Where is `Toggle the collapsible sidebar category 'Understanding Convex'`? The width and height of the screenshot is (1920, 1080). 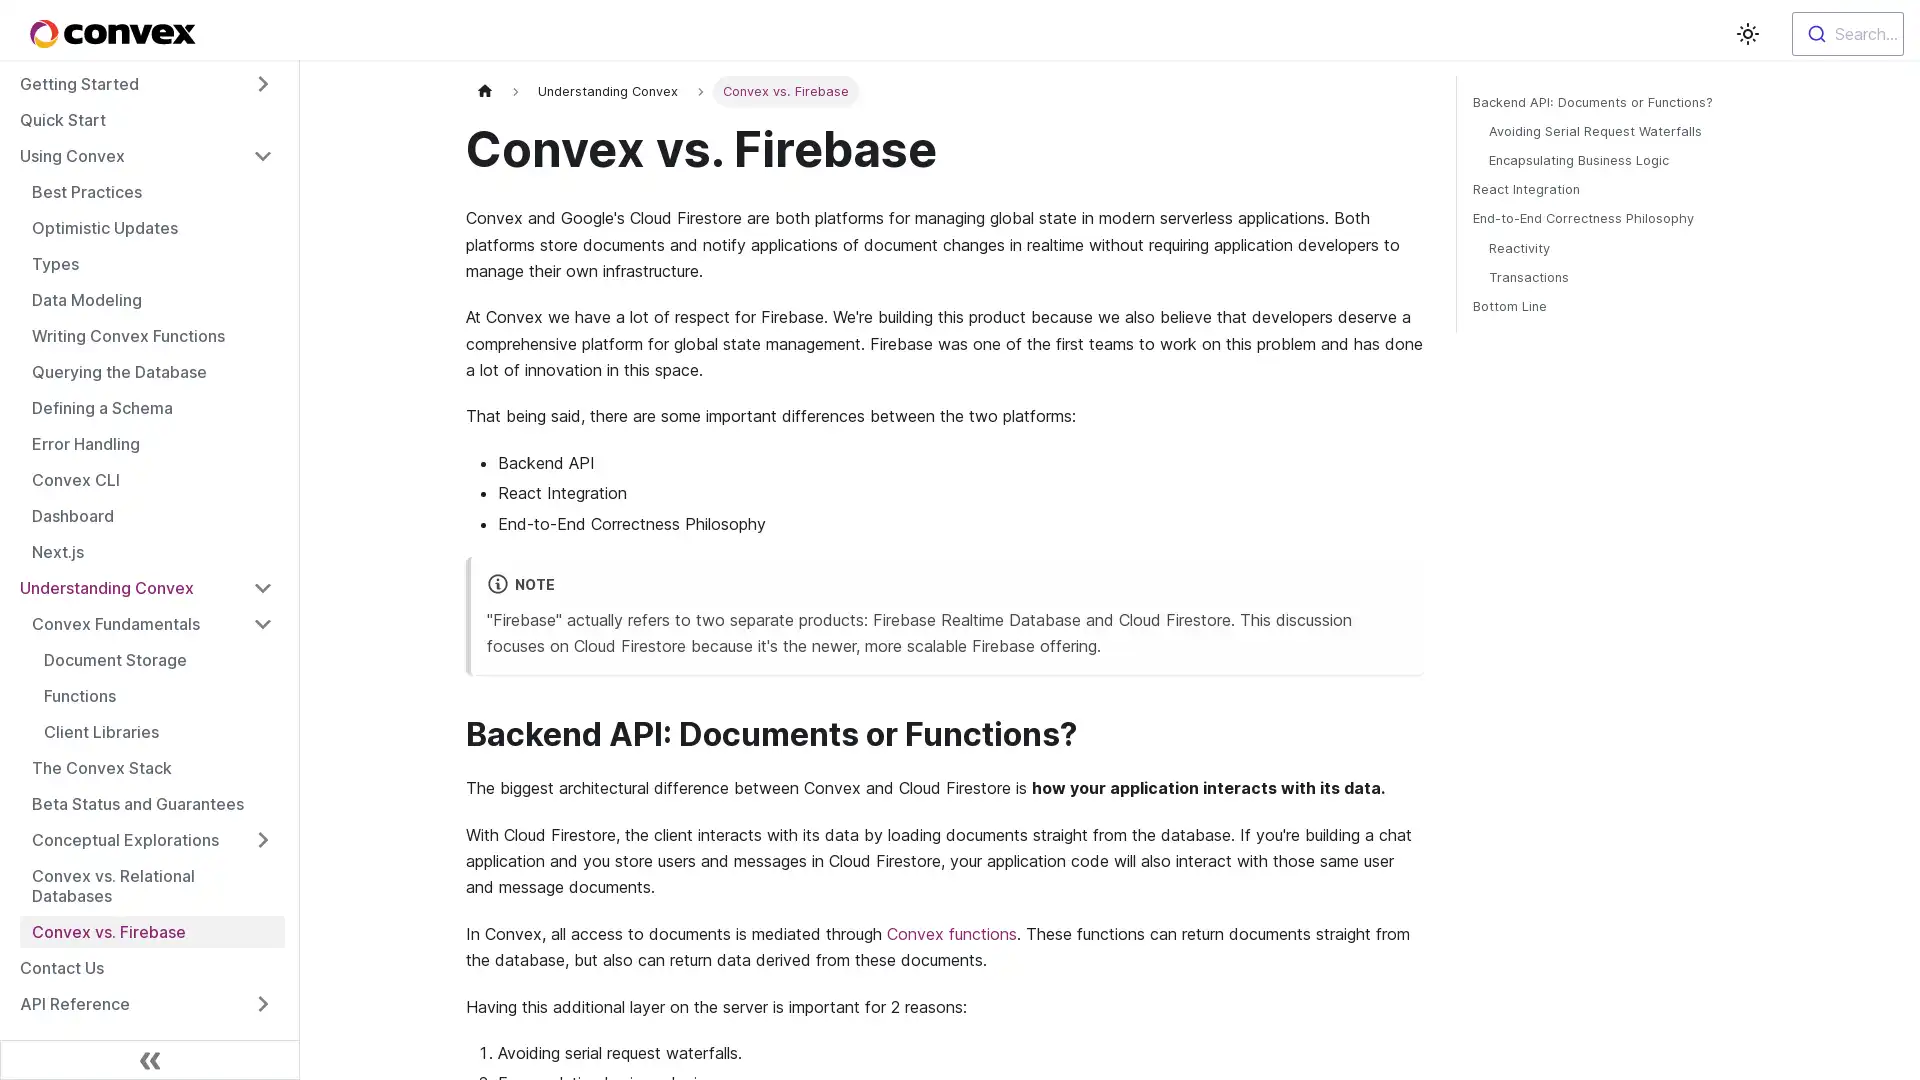
Toggle the collapsible sidebar category 'Understanding Convex' is located at coordinates (262, 586).